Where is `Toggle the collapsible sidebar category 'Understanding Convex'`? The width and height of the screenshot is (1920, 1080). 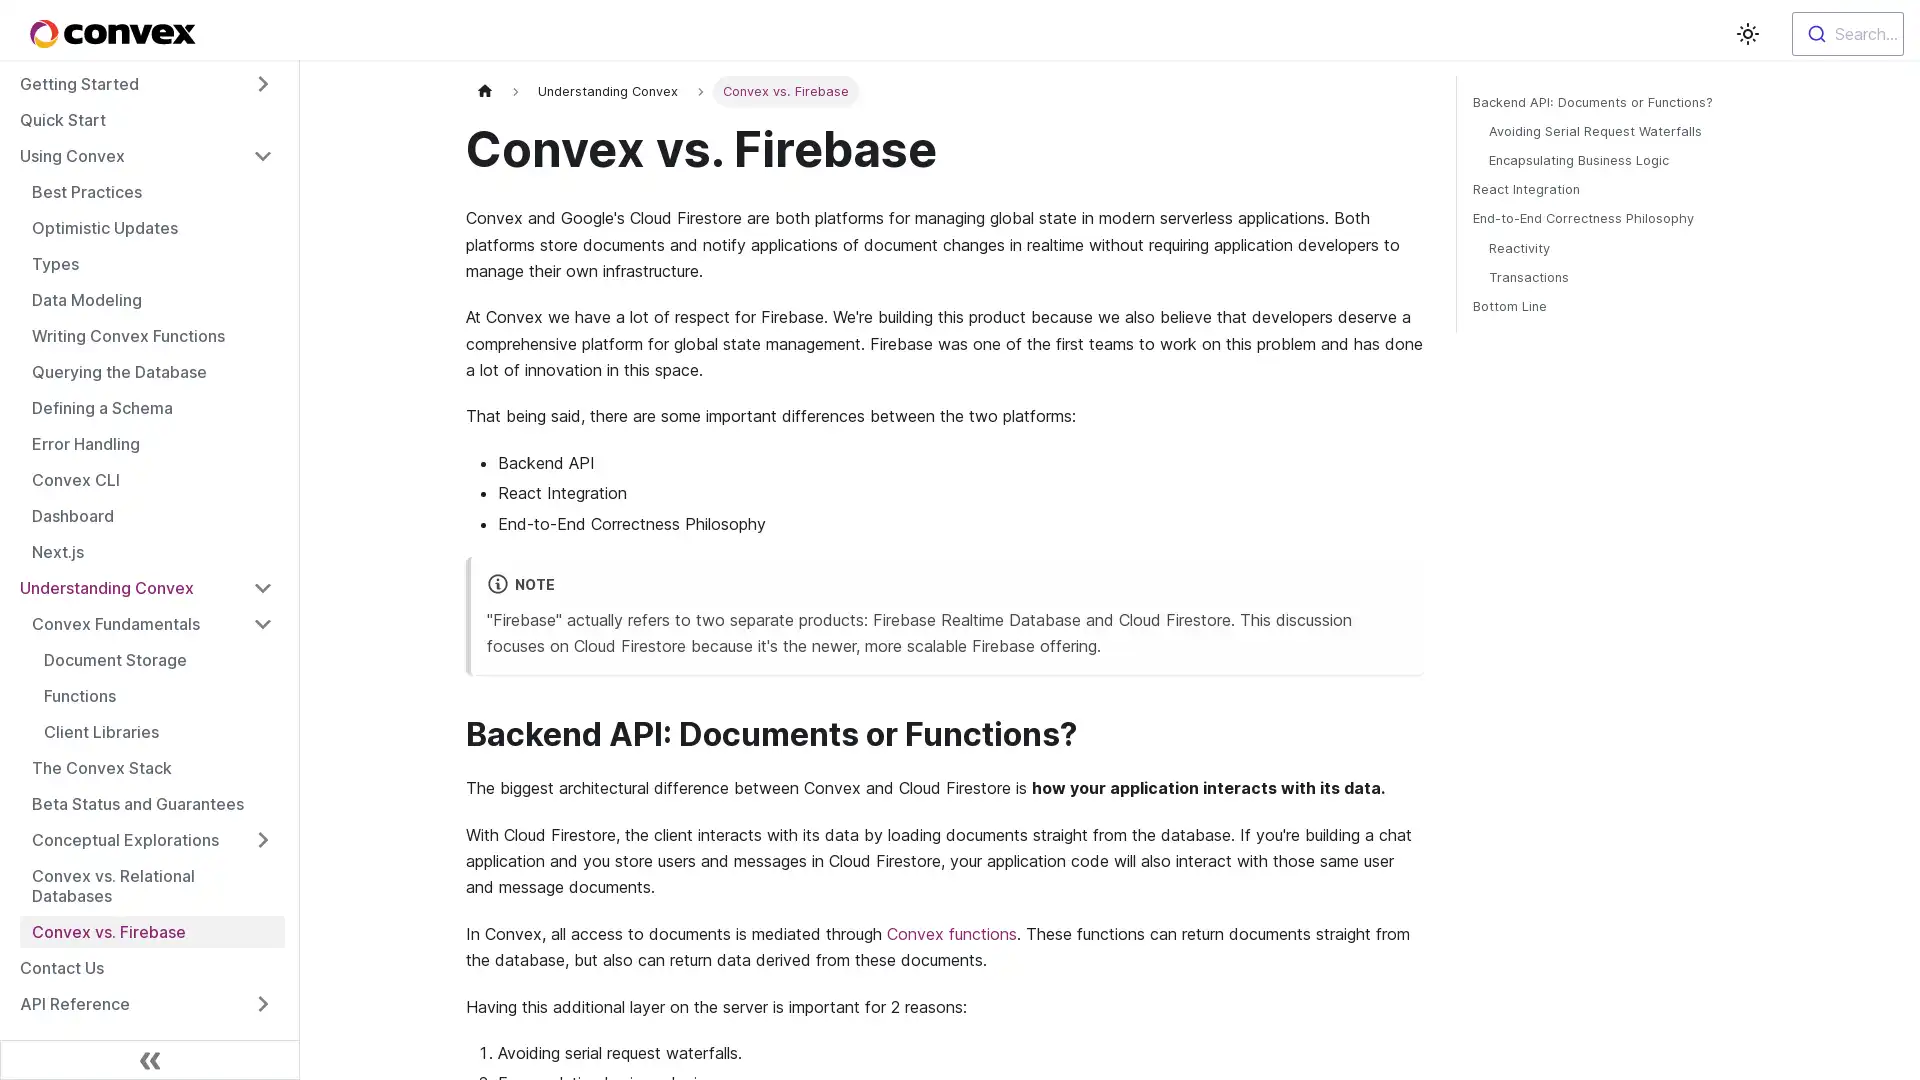
Toggle the collapsible sidebar category 'Understanding Convex' is located at coordinates (262, 586).